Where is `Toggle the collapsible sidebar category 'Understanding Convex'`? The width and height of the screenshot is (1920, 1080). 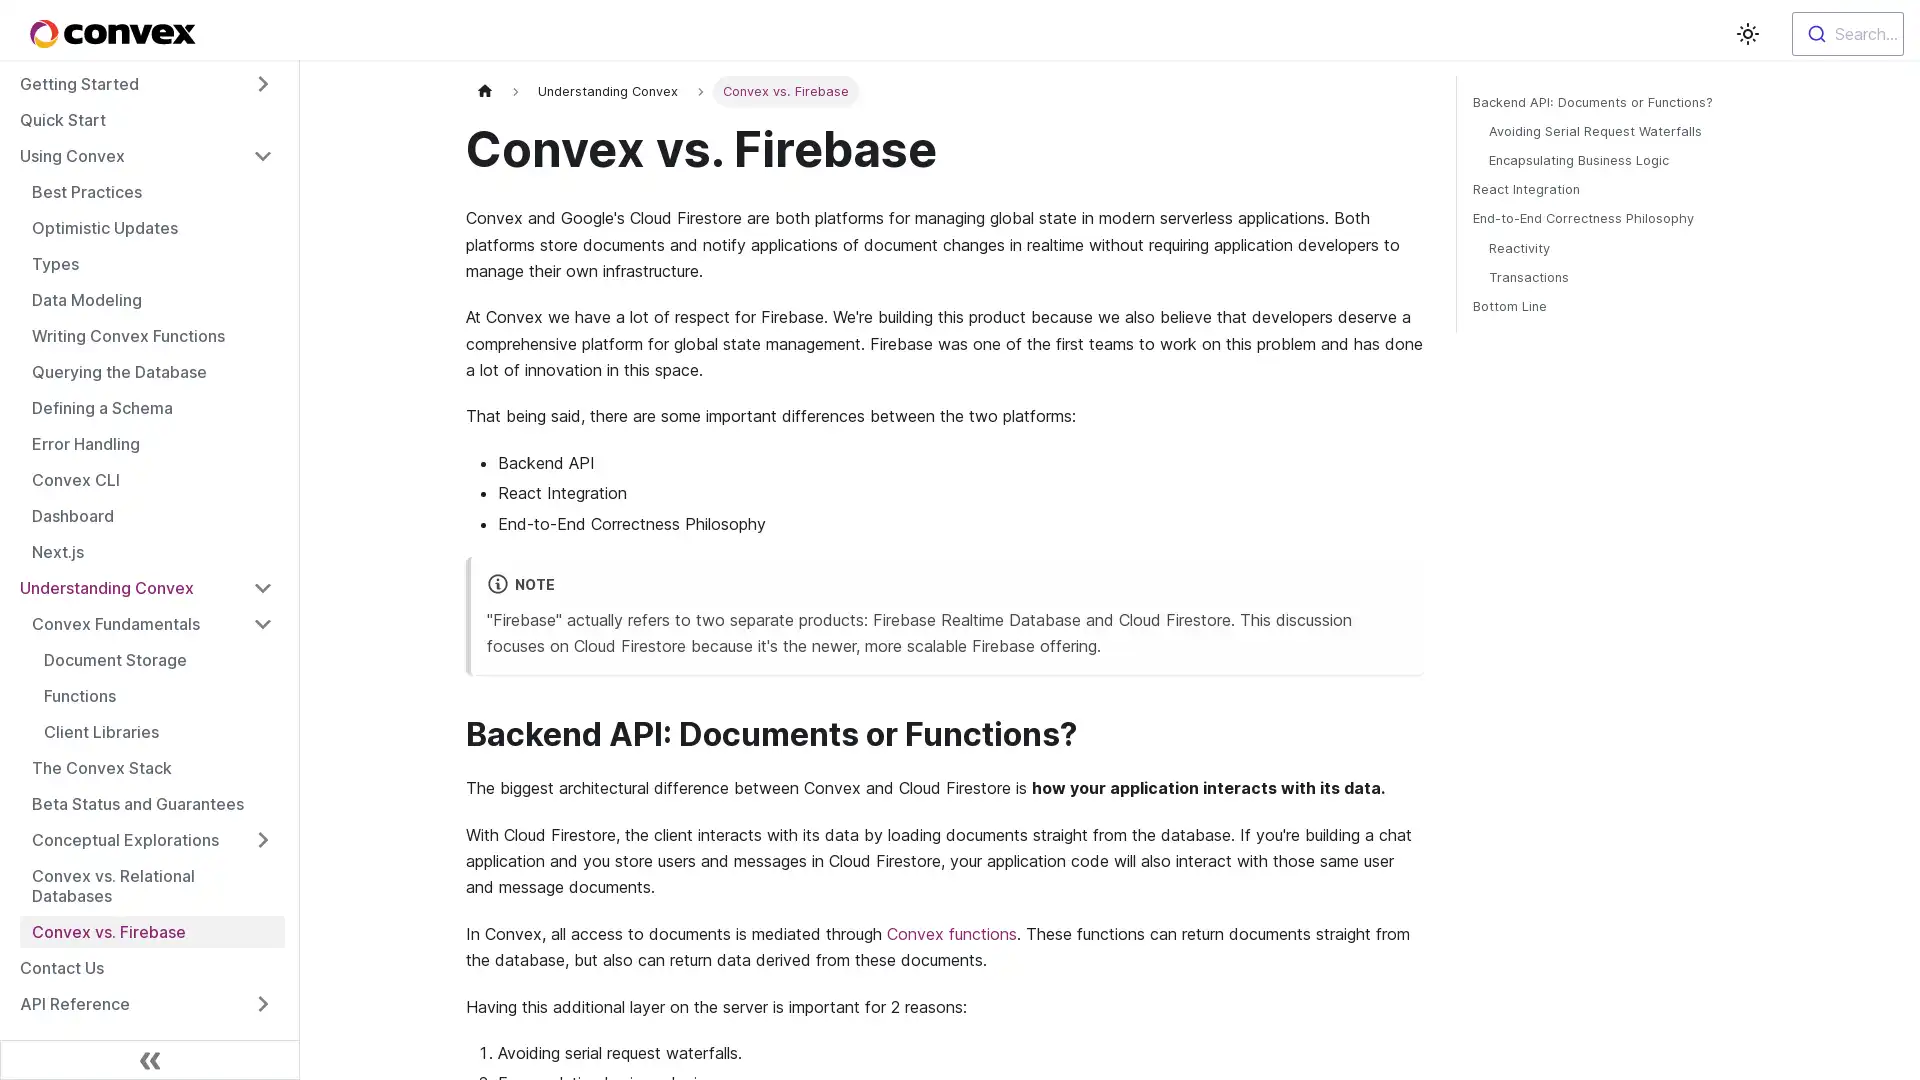
Toggle the collapsible sidebar category 'Understanding Convex' is located at coordinates (262, 586).